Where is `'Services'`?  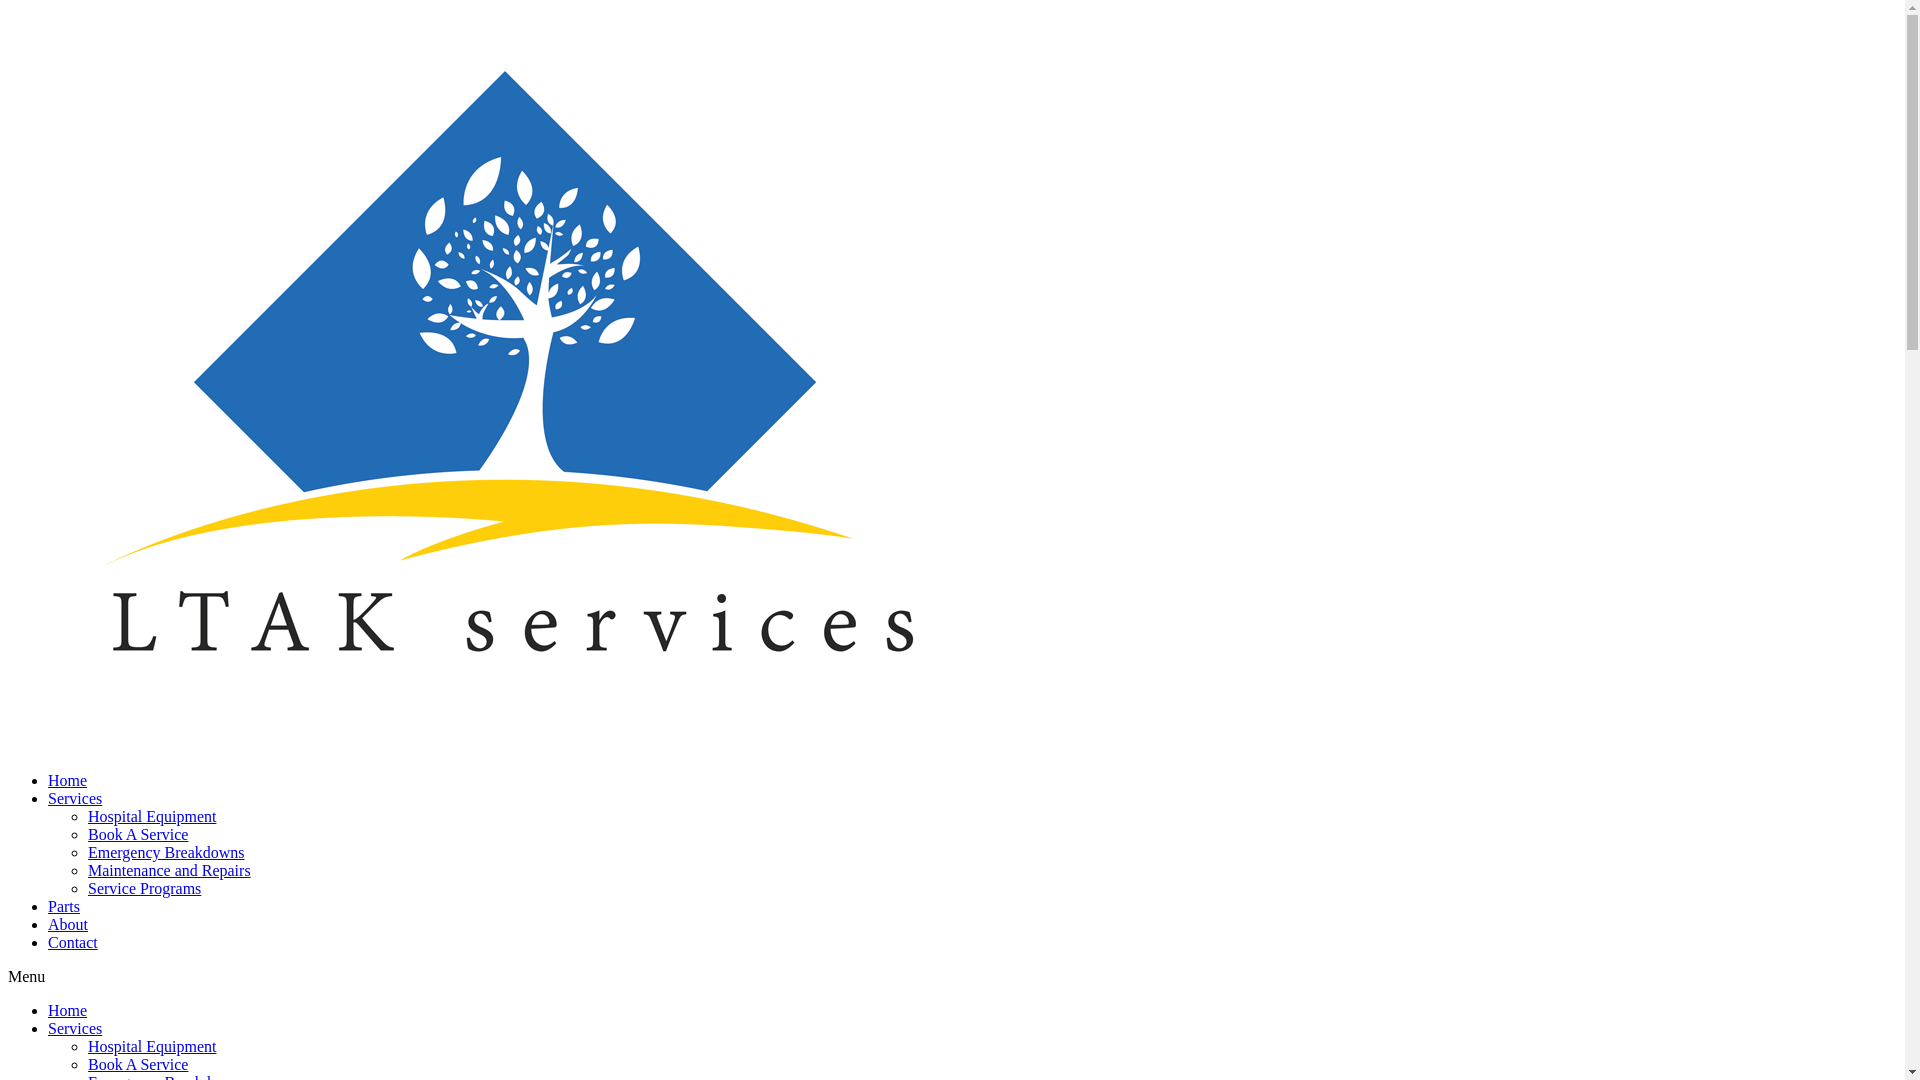 'Services' is located at coordinates (75, 1028).